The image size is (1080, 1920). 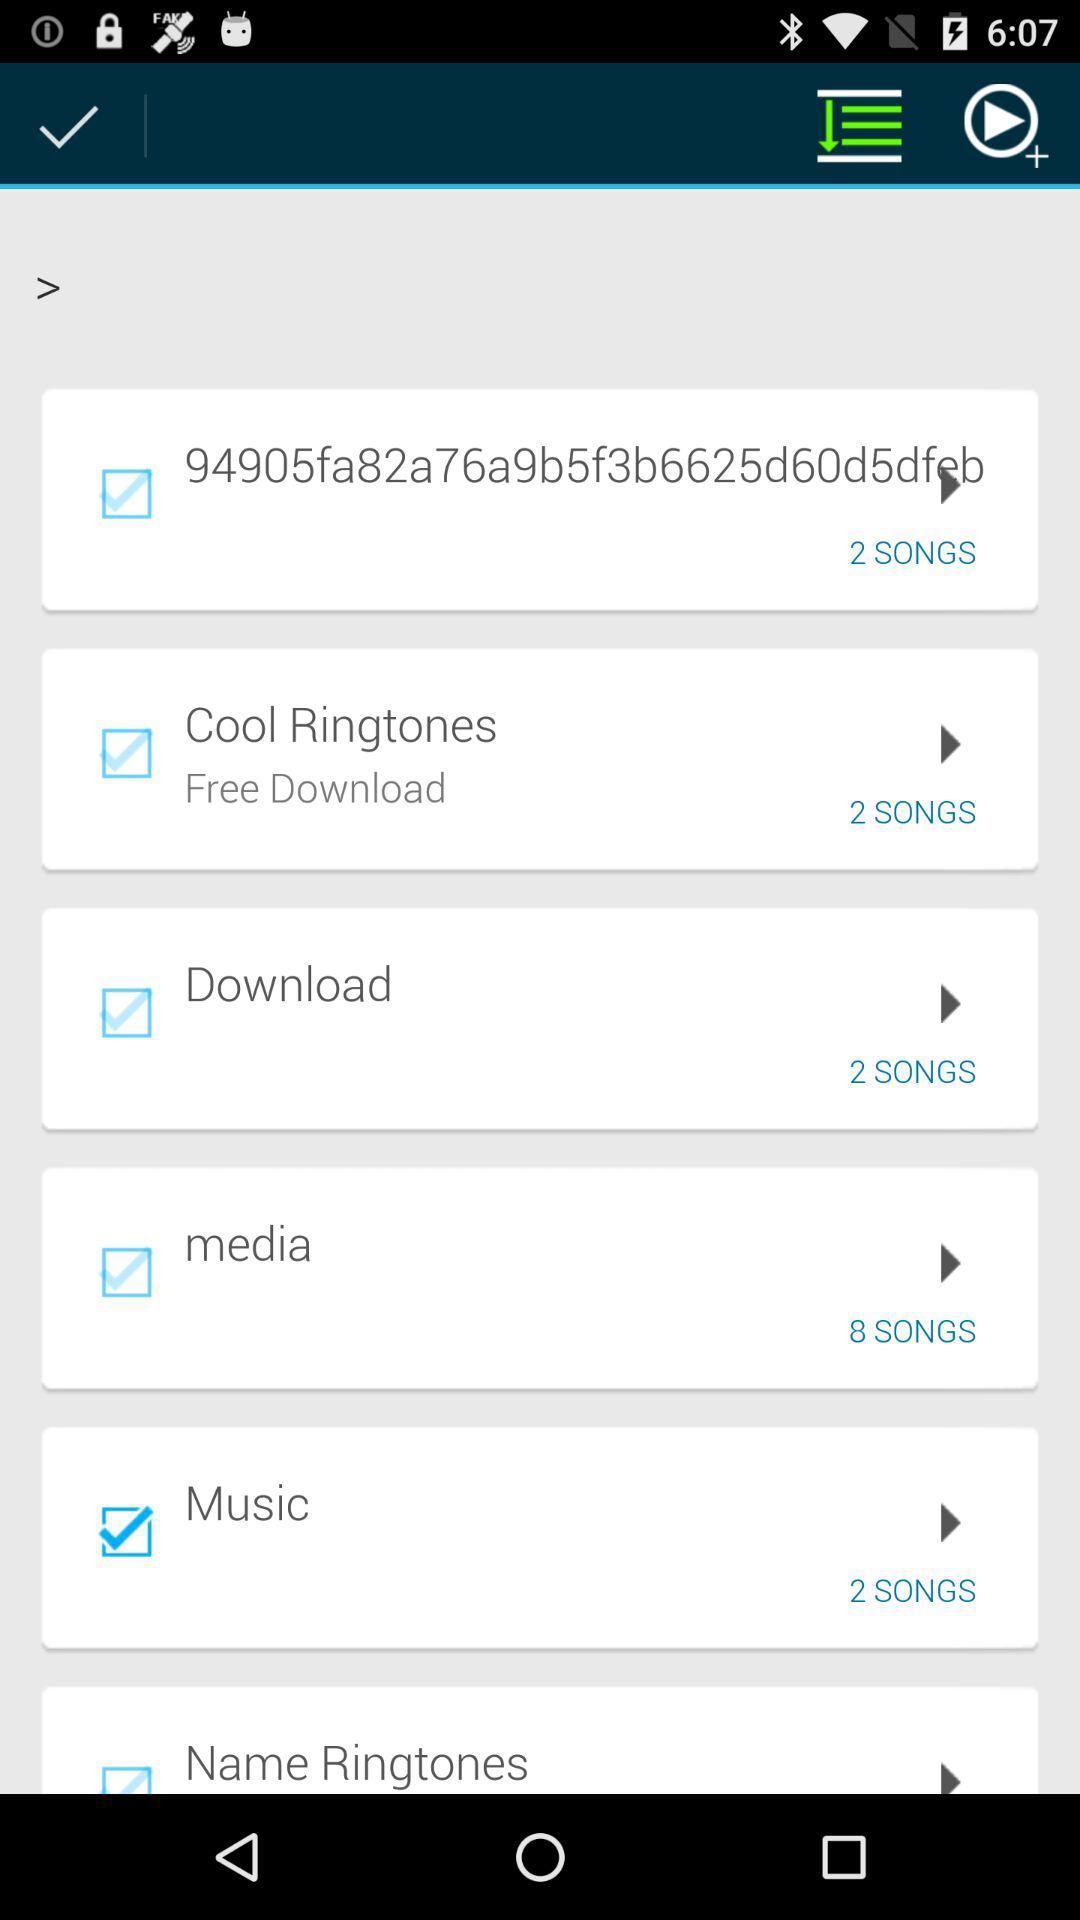 I want to click on the cool ringtones item, so click(x=596, y=722).